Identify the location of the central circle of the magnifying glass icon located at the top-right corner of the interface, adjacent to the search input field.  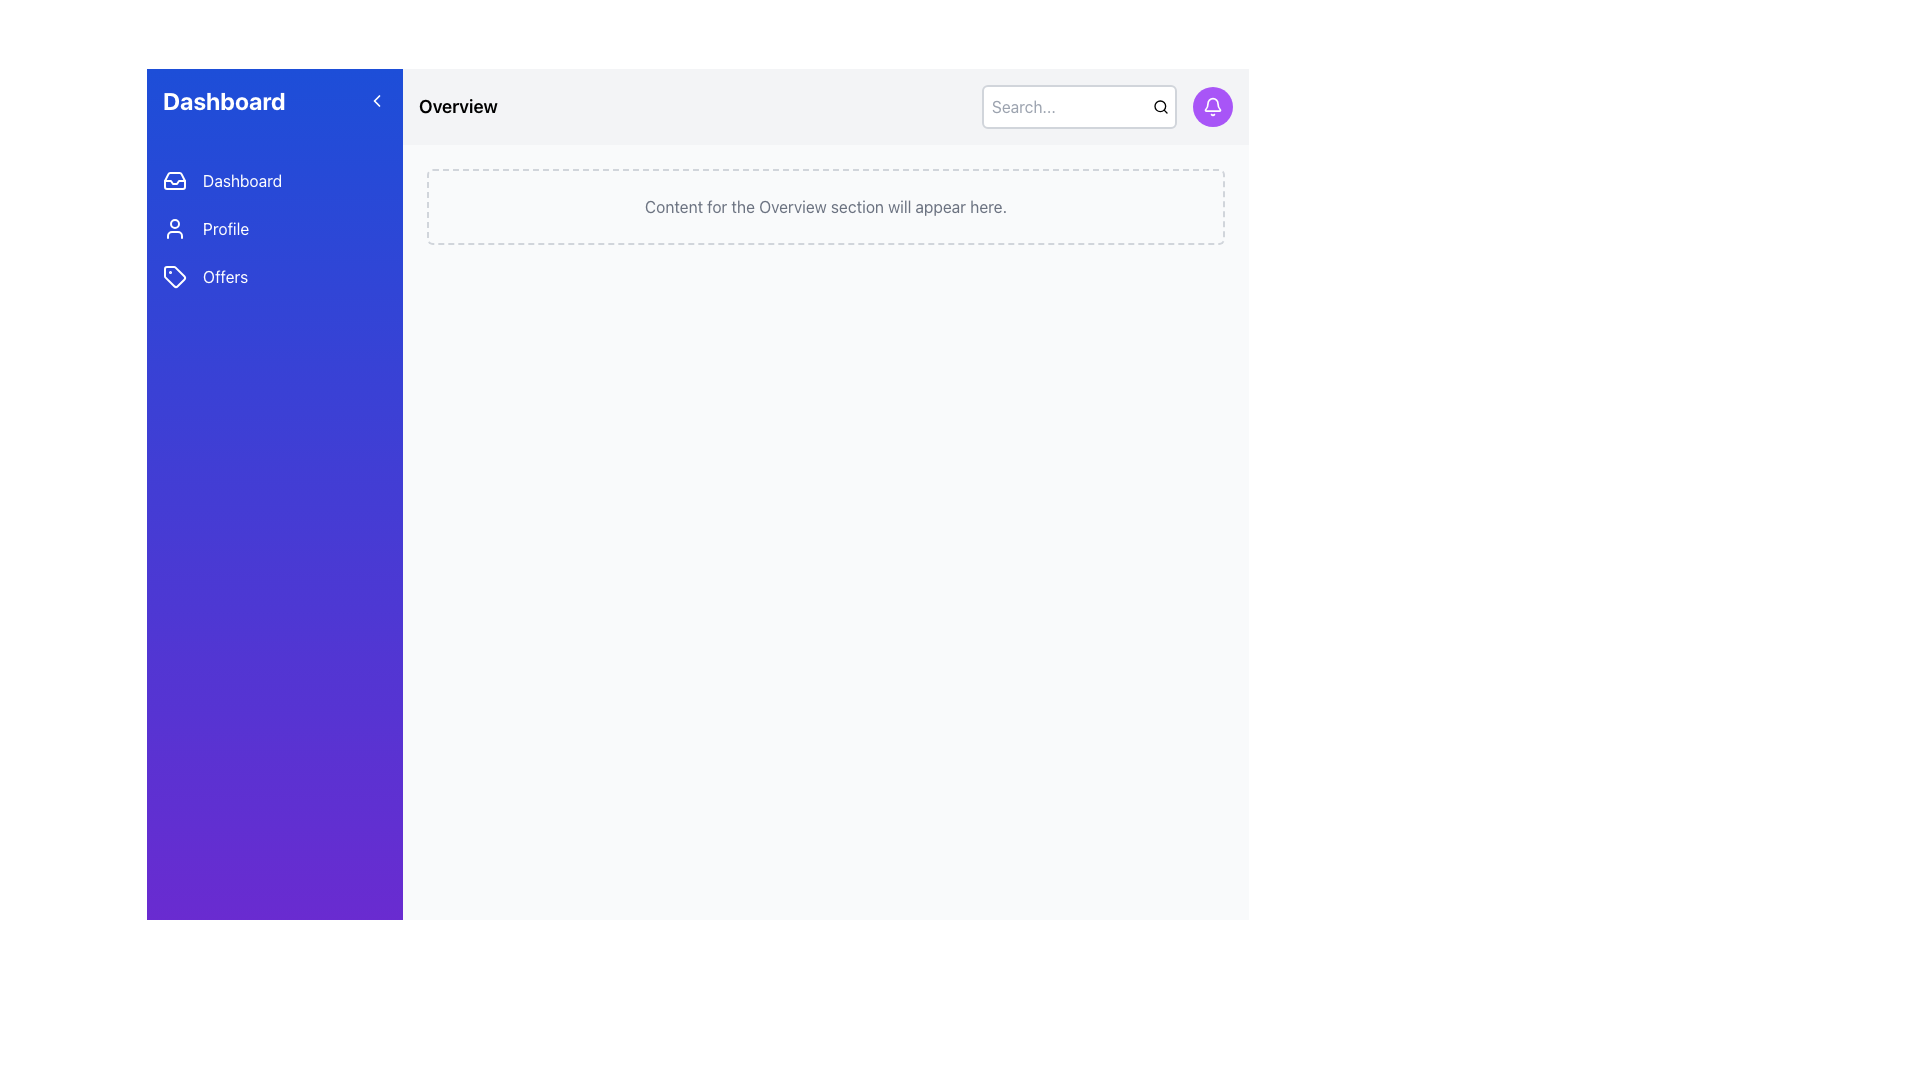
(1160, 106).